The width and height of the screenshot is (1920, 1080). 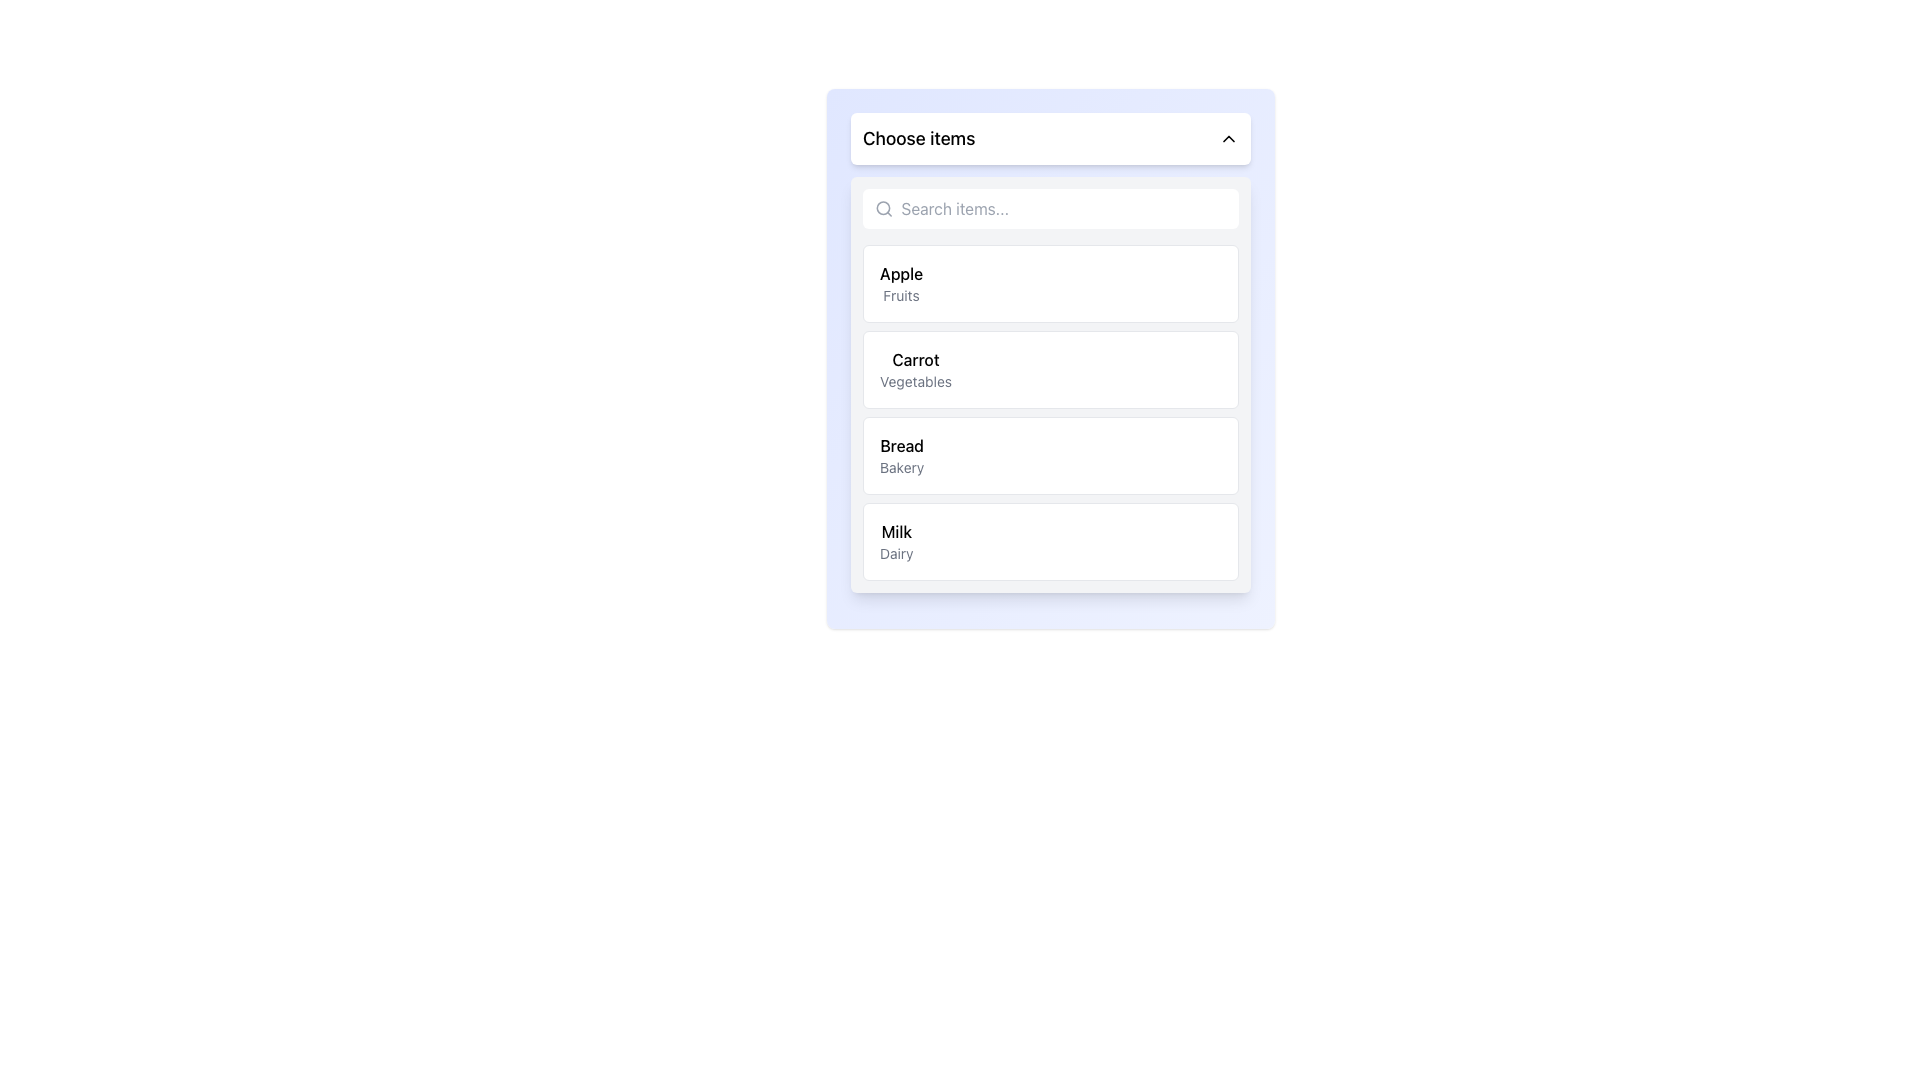 I want to click on text information from the label element representing 'Carrot' categorized under 'Vegetables', located in a vertical list below 'Apple' and above 'Bread', so click(x=915, y=370).